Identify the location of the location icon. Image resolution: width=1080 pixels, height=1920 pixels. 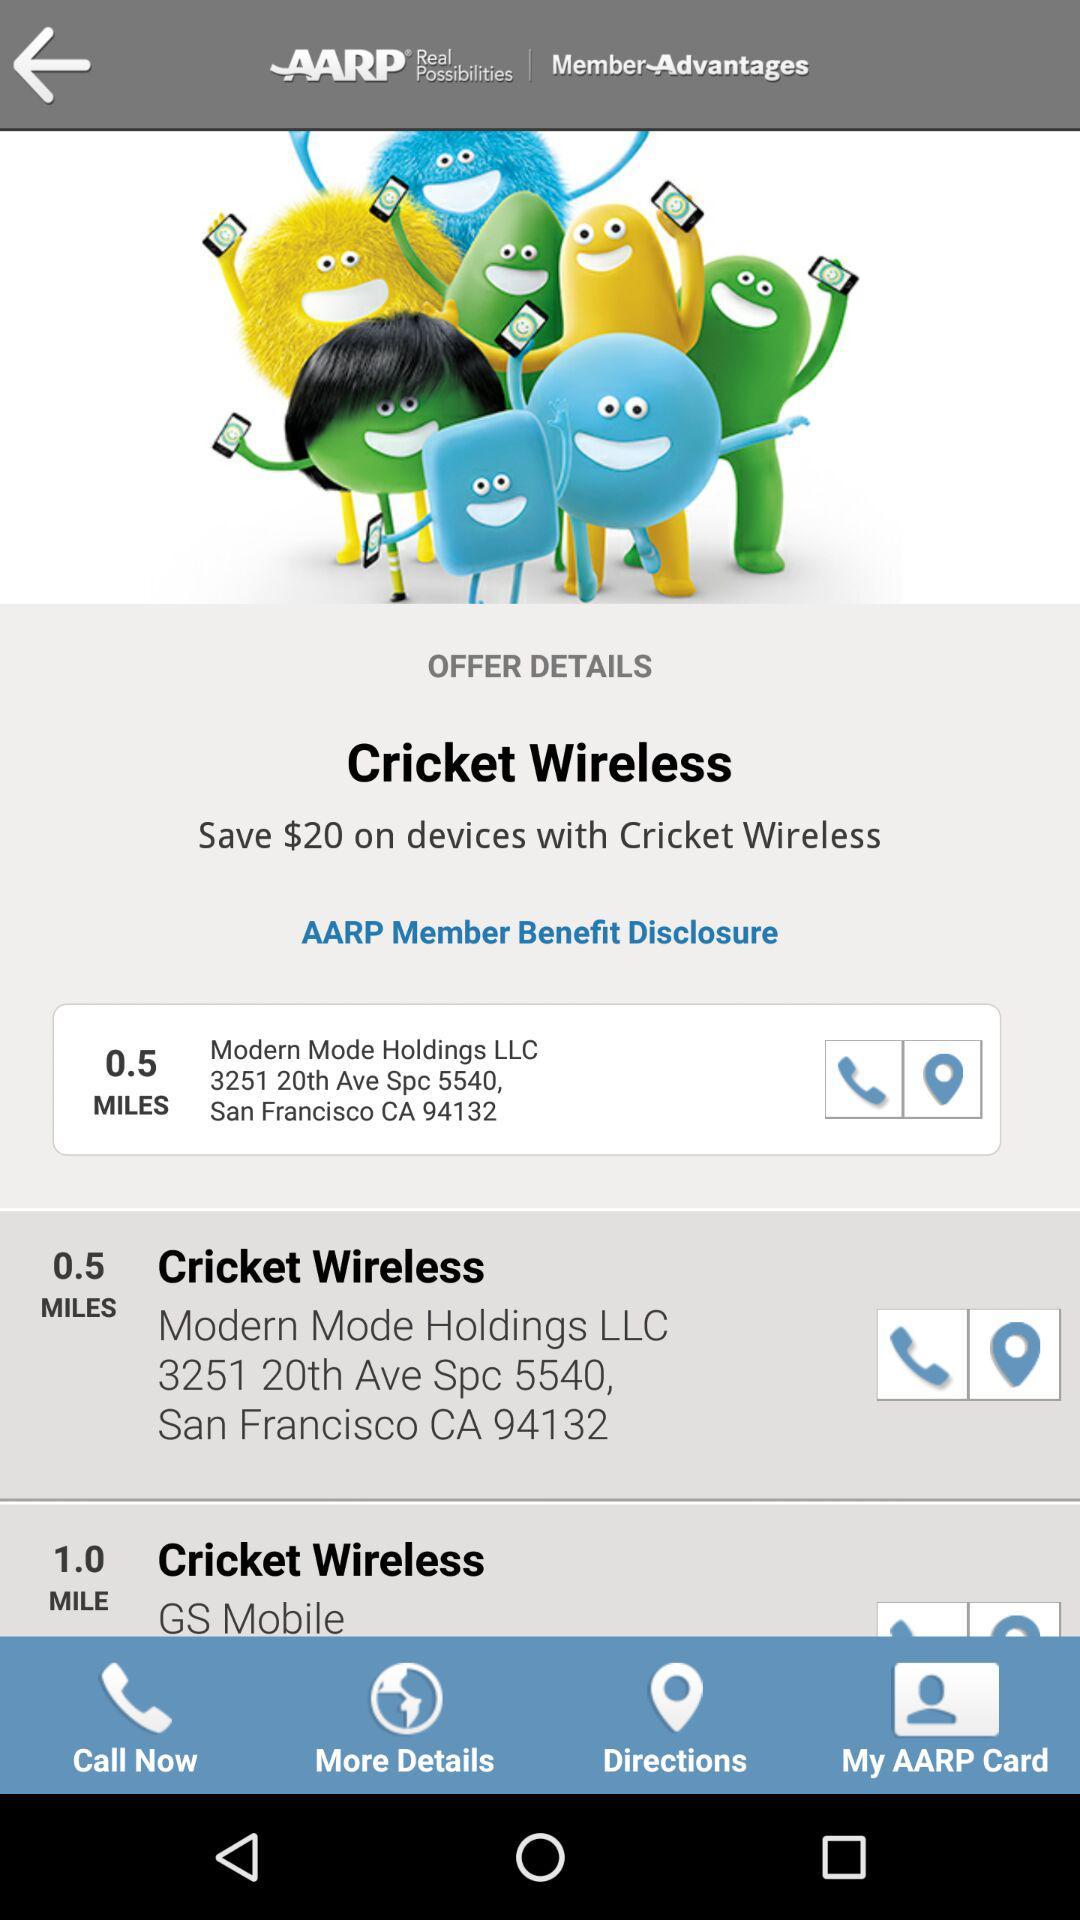
(943, 1155).